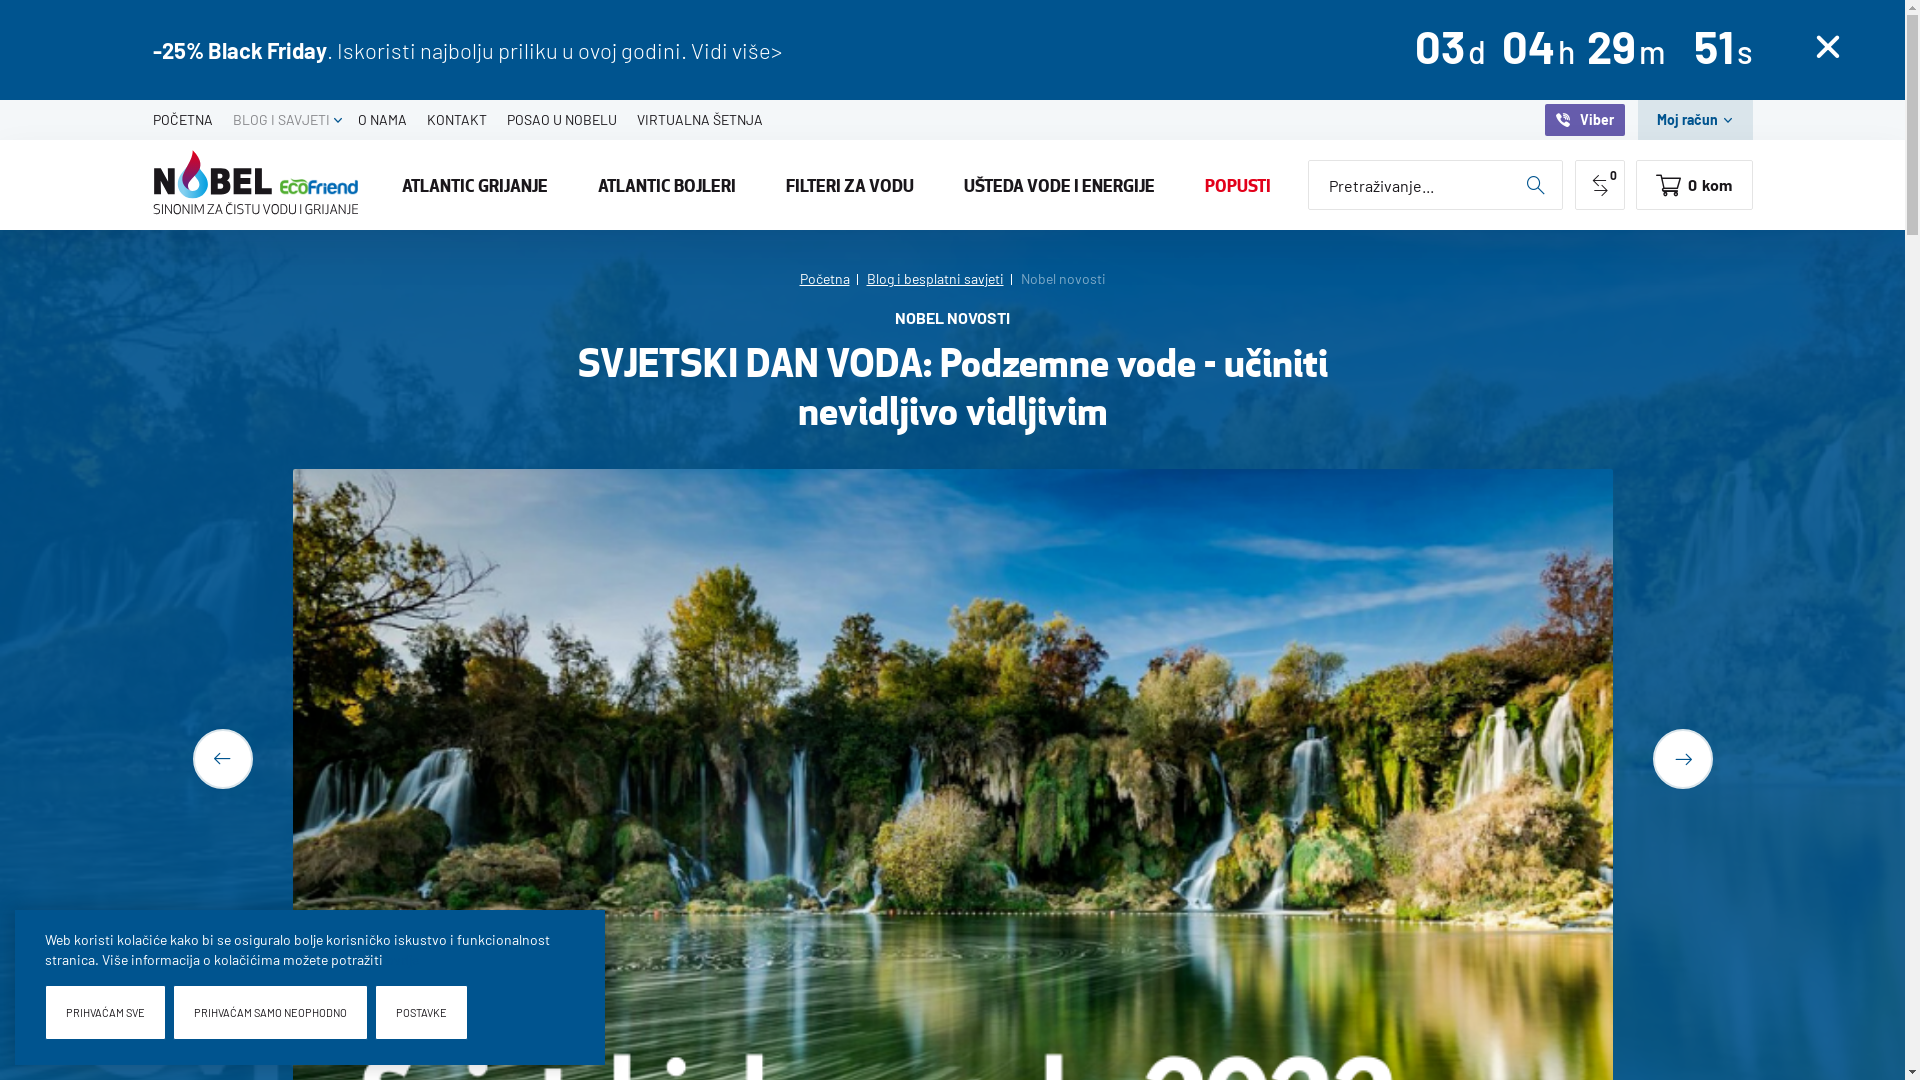 The width and height of the screenshot is (1920, 1080). What do you see at coordinates (667, 185) in the screenshot?
I see `'ATLANTIC BOJLERI'` at bounding box center [667, 185].